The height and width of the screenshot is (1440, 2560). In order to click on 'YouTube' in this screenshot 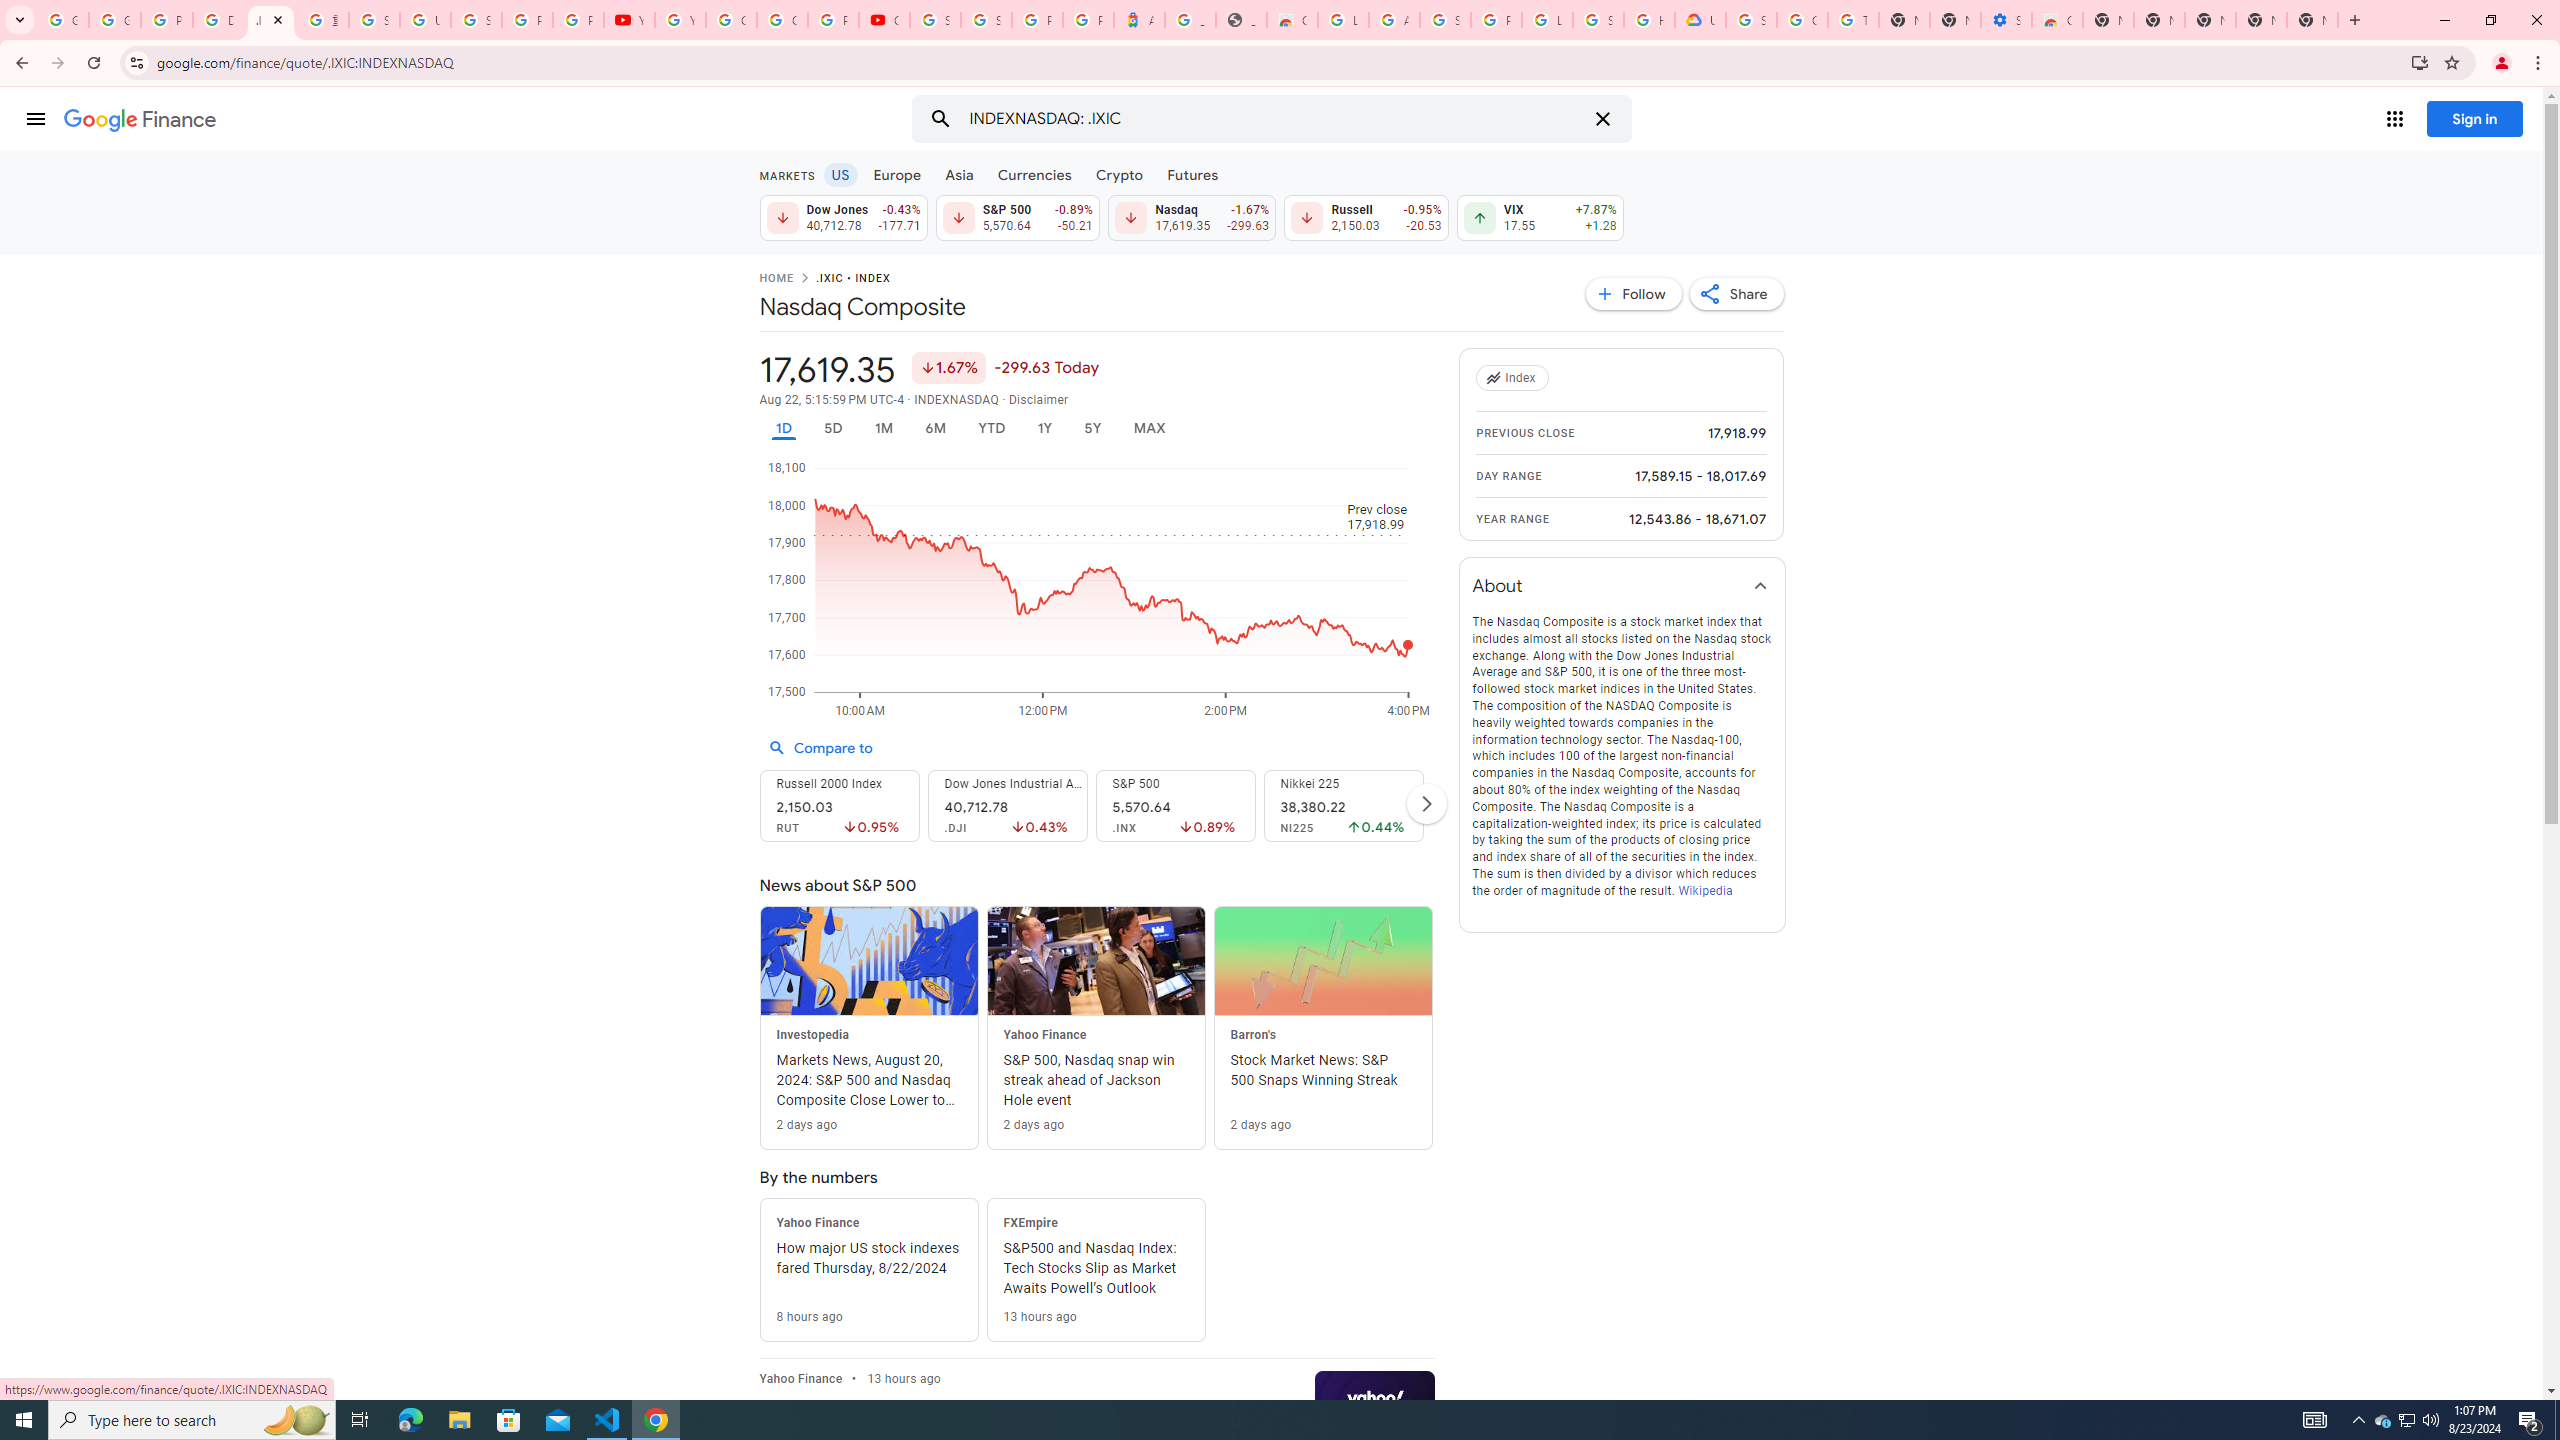, I will do `click(627, 19)`.